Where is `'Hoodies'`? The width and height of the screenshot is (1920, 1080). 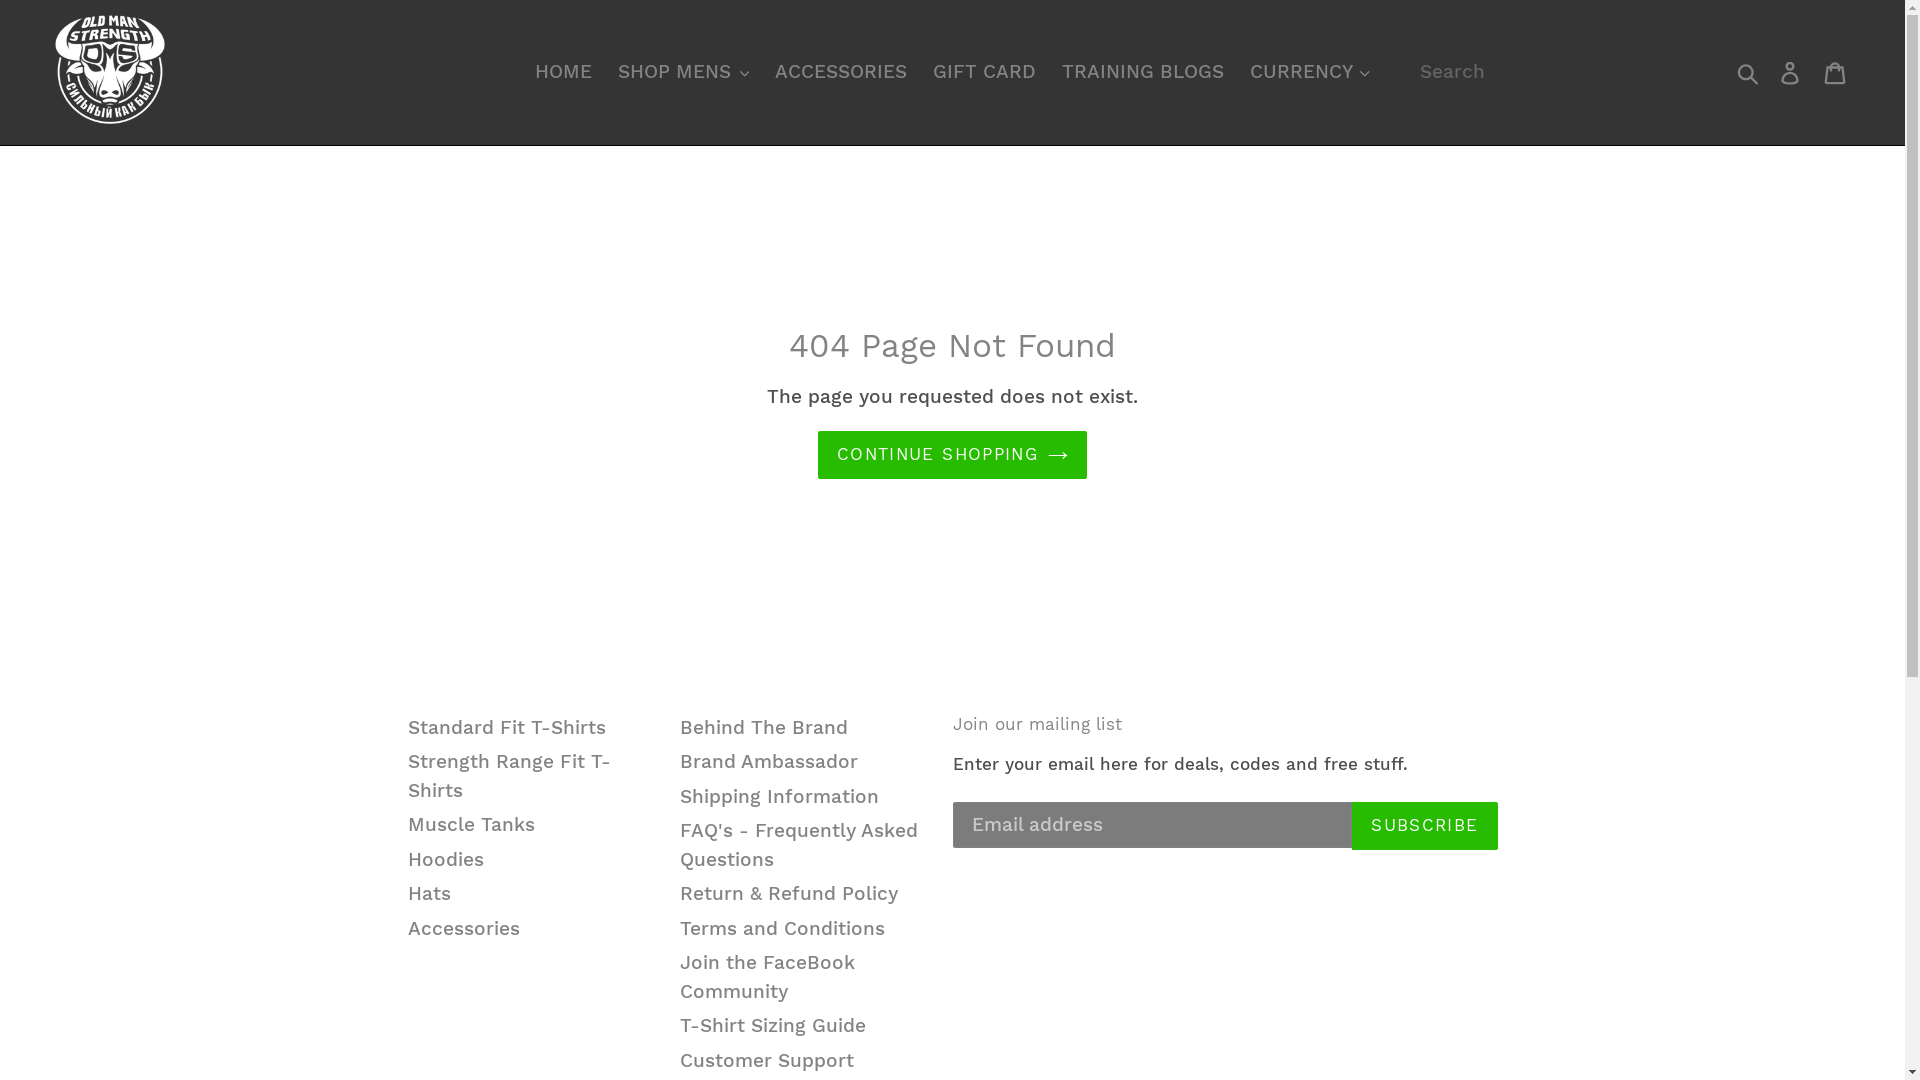
'Hoodies' is located at coordinates (445, 858).